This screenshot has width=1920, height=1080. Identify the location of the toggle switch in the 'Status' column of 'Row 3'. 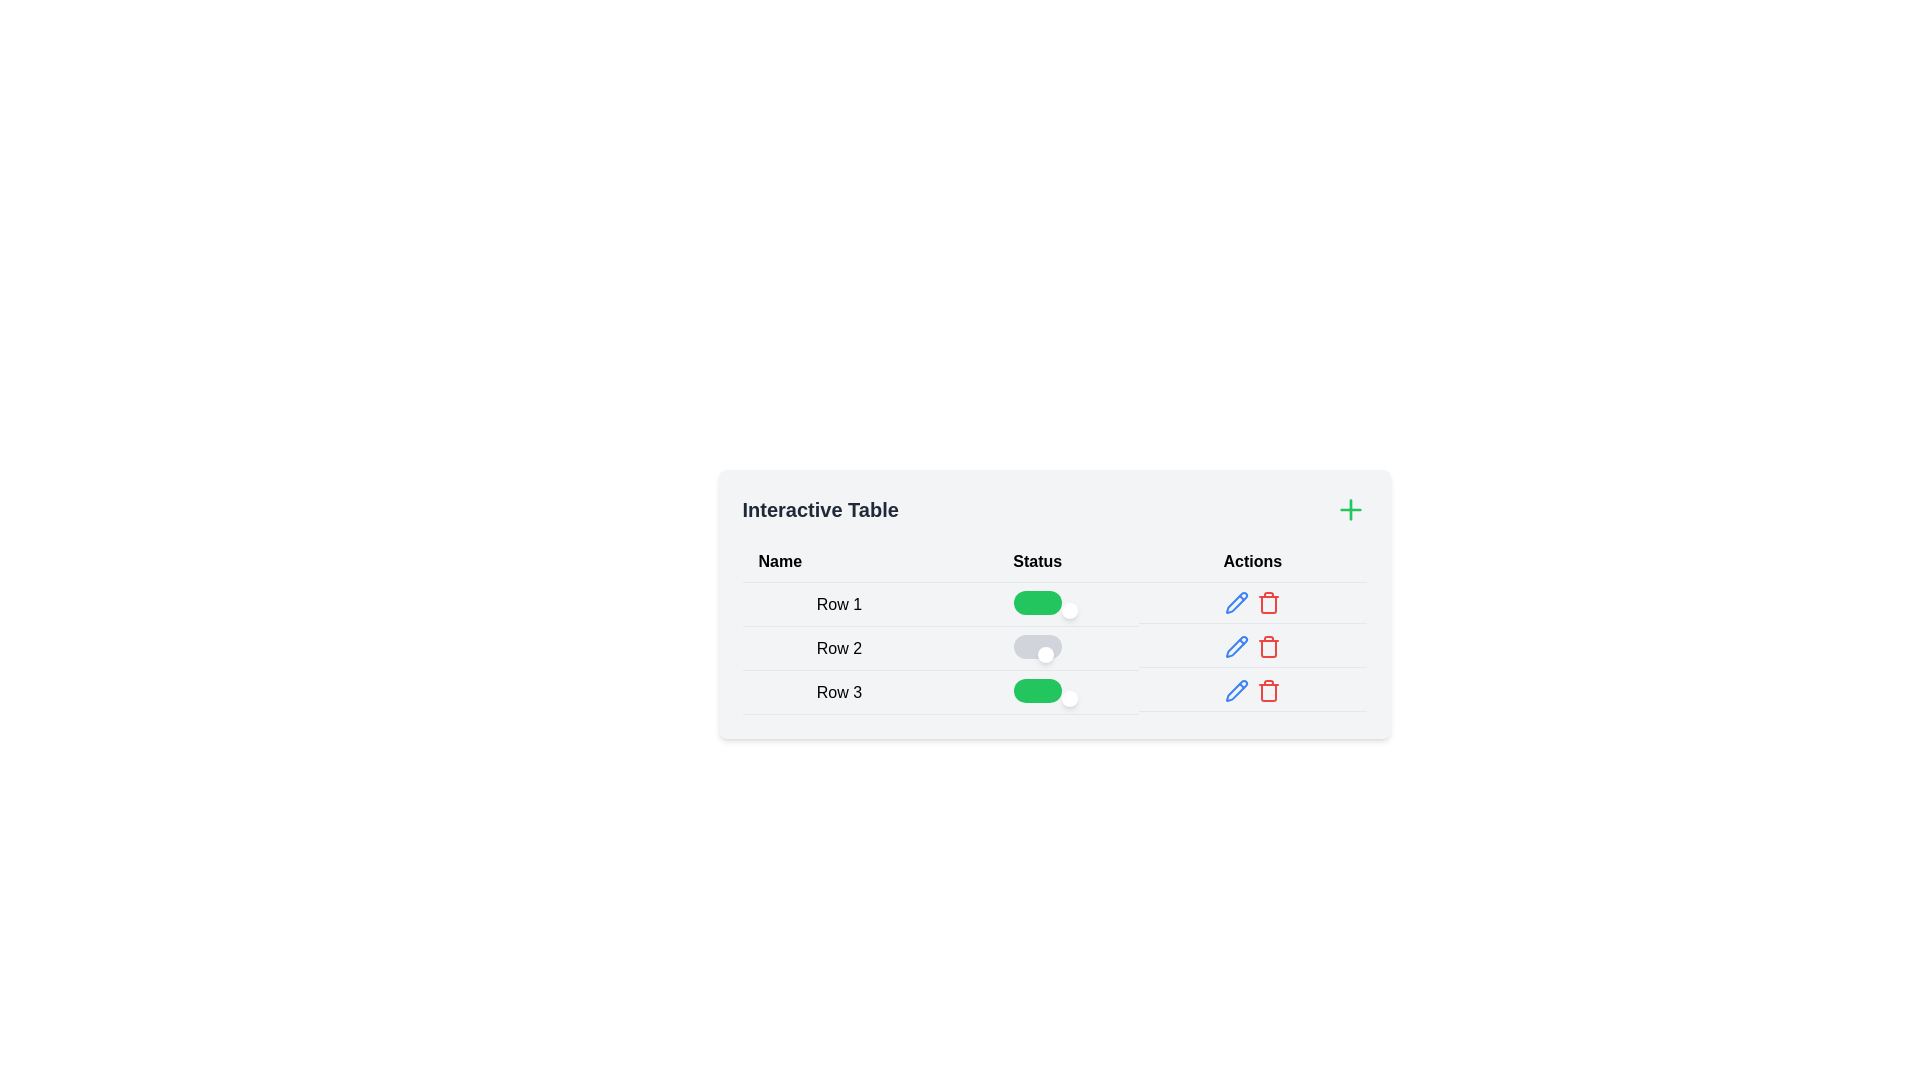
(1037, 689).